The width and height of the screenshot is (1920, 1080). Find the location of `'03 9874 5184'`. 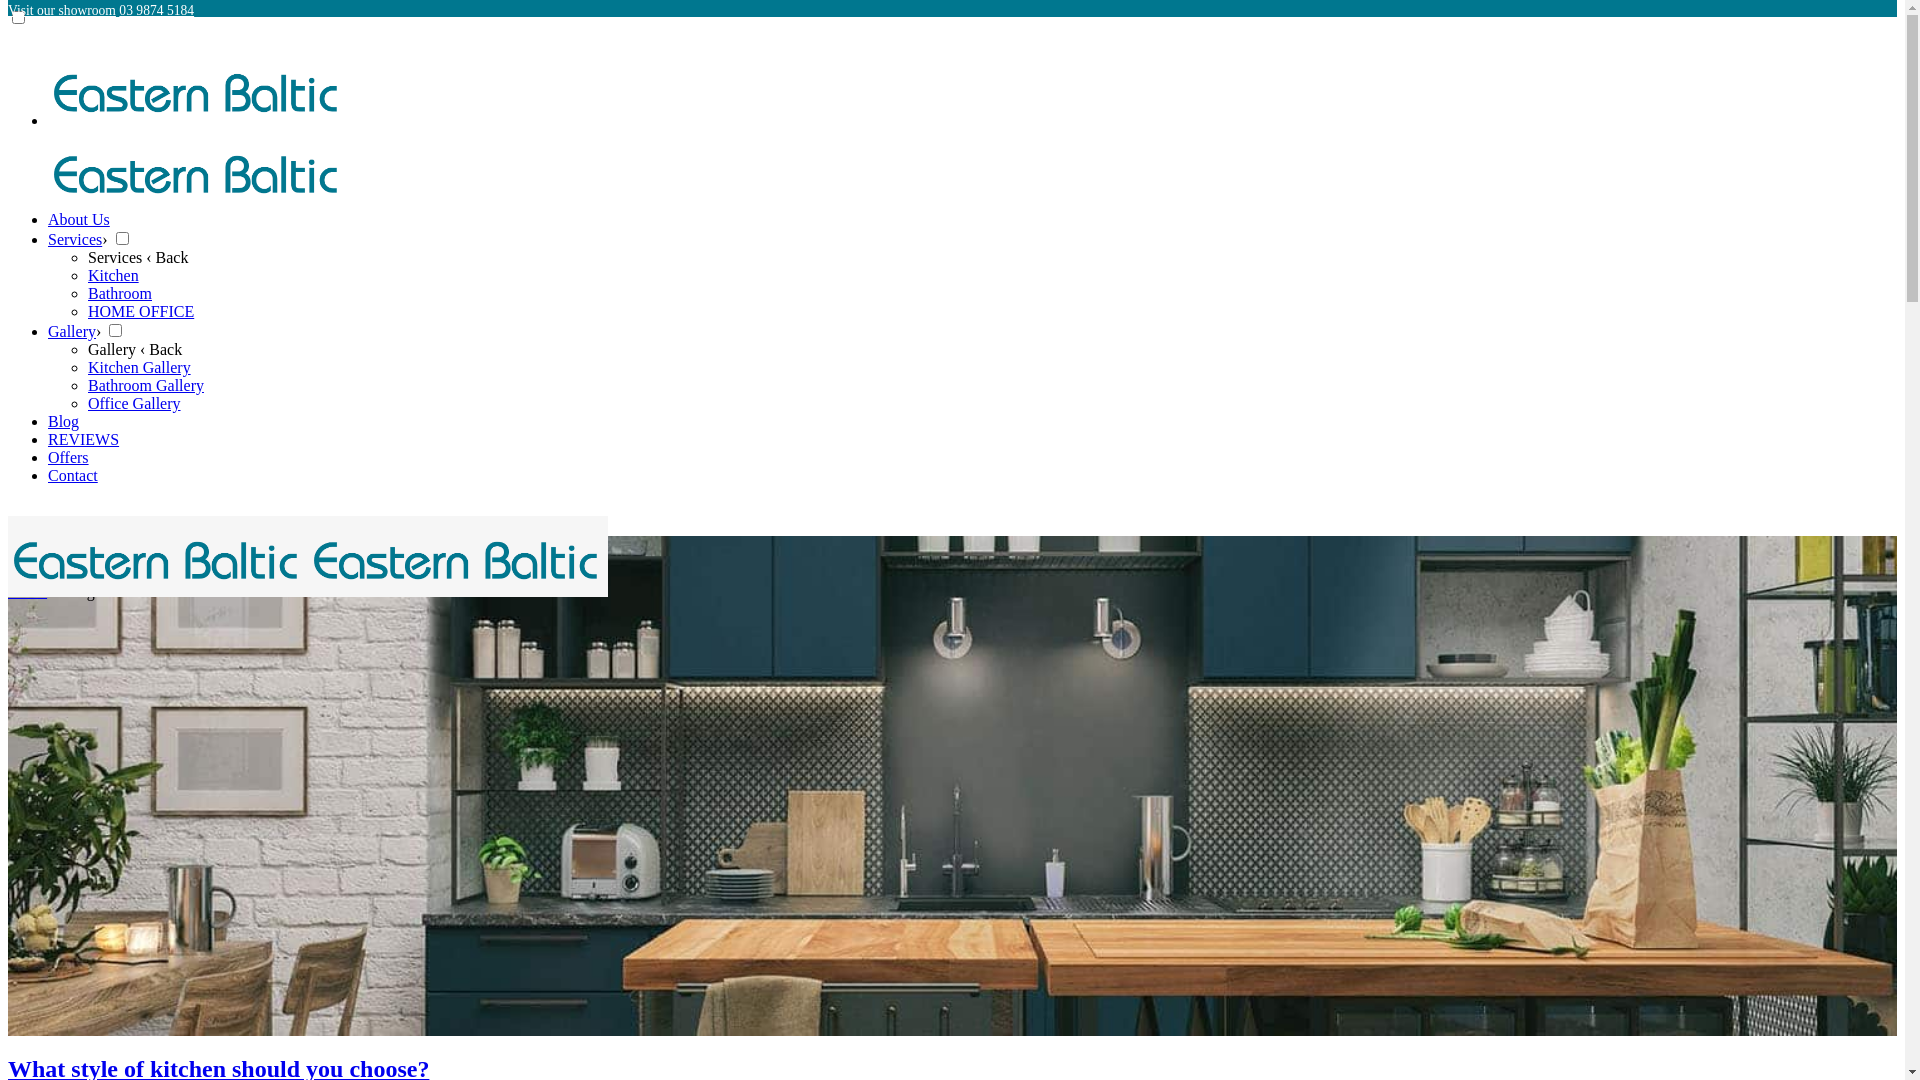

'03 9874 5184' is located at coordinates (118, 10).